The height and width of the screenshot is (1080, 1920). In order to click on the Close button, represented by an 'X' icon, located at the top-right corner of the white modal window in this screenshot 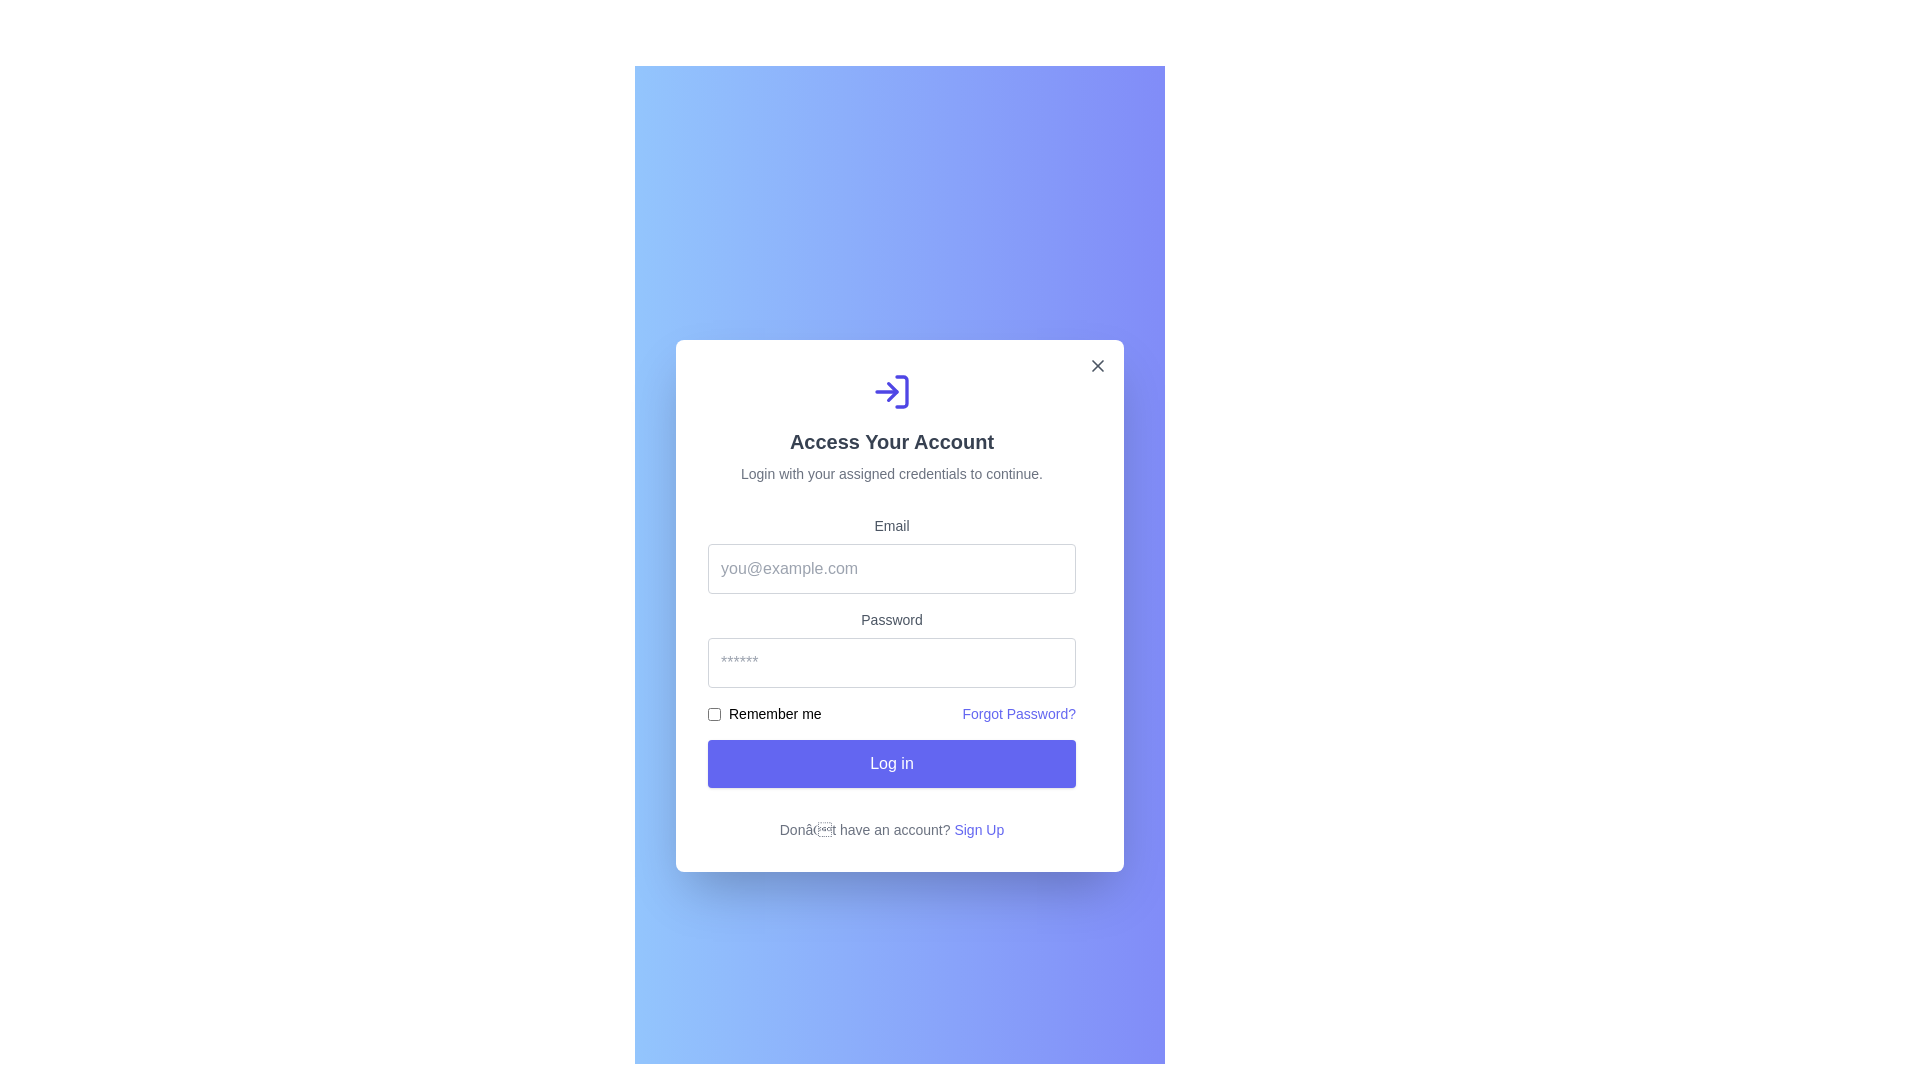, I will do `click(1097, 366)`.